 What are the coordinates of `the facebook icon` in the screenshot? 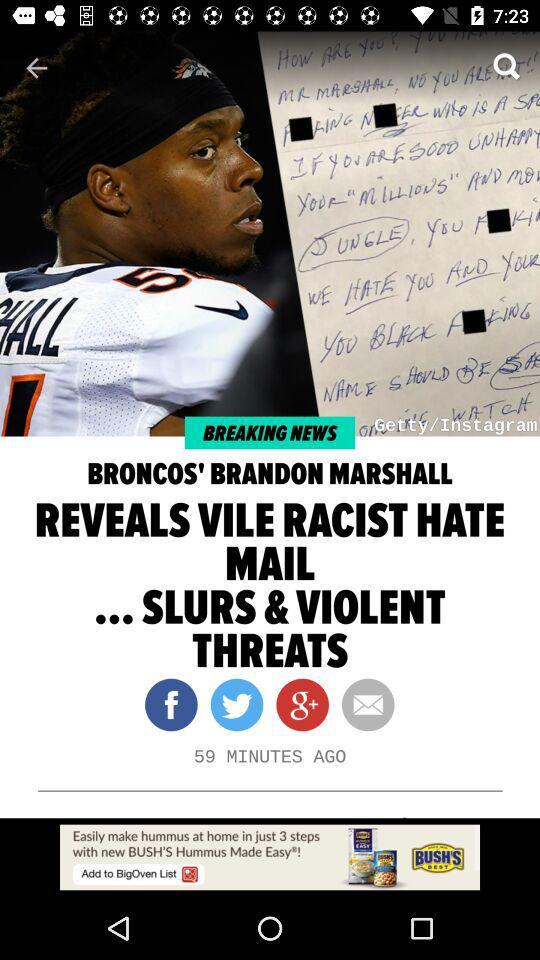 It's located at (171, 705).